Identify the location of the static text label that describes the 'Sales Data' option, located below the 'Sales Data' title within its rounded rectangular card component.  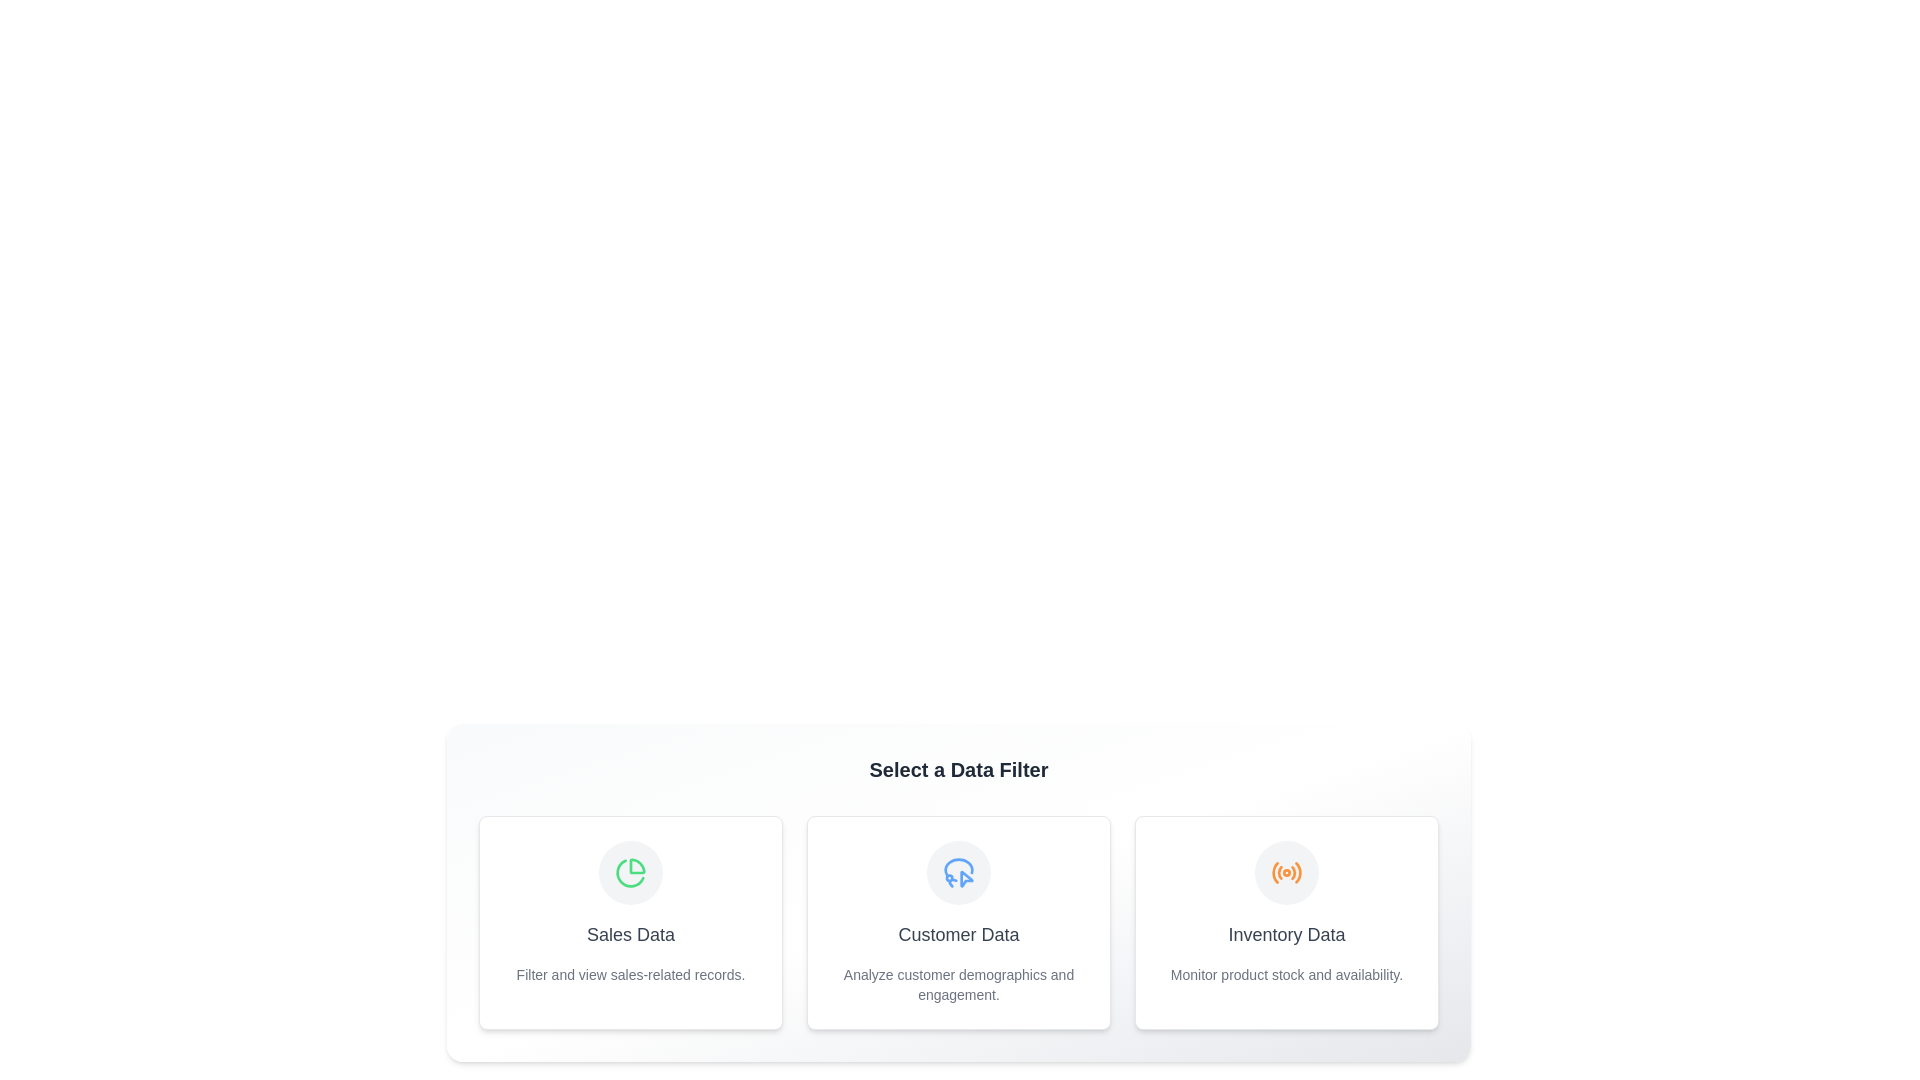
(629, 974).